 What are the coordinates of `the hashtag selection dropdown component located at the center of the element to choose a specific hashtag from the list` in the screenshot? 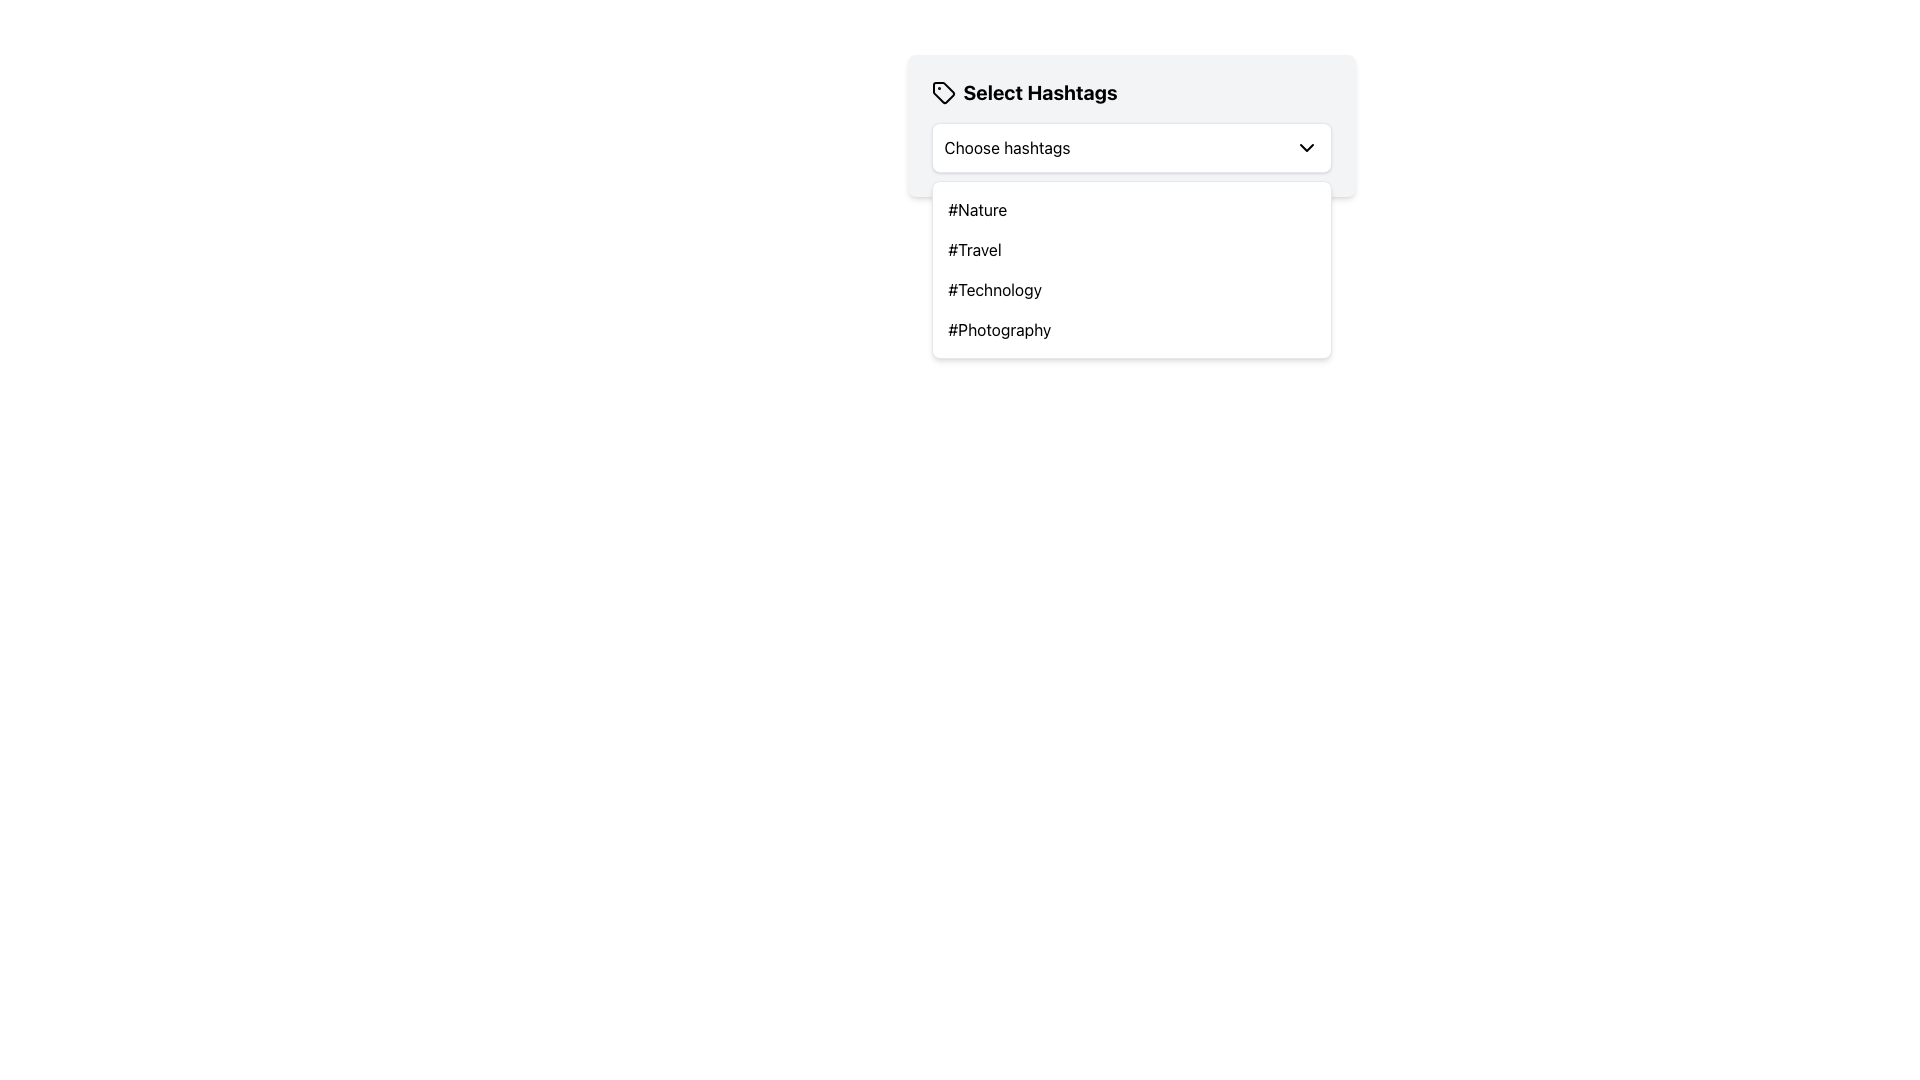 It's located at (1131, 126).